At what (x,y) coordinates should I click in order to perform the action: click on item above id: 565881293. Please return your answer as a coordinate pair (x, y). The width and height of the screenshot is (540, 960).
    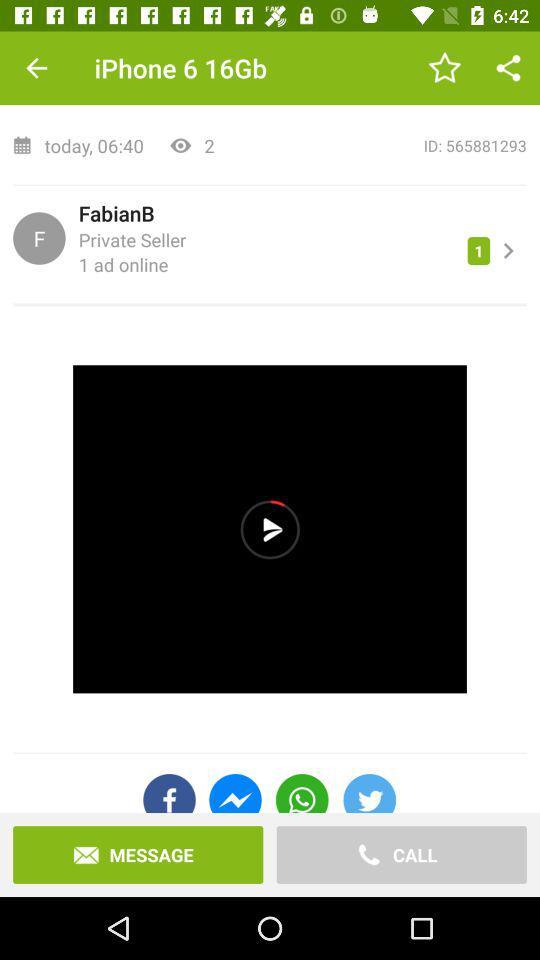
    Looking at the image, I should click on (445, 68).